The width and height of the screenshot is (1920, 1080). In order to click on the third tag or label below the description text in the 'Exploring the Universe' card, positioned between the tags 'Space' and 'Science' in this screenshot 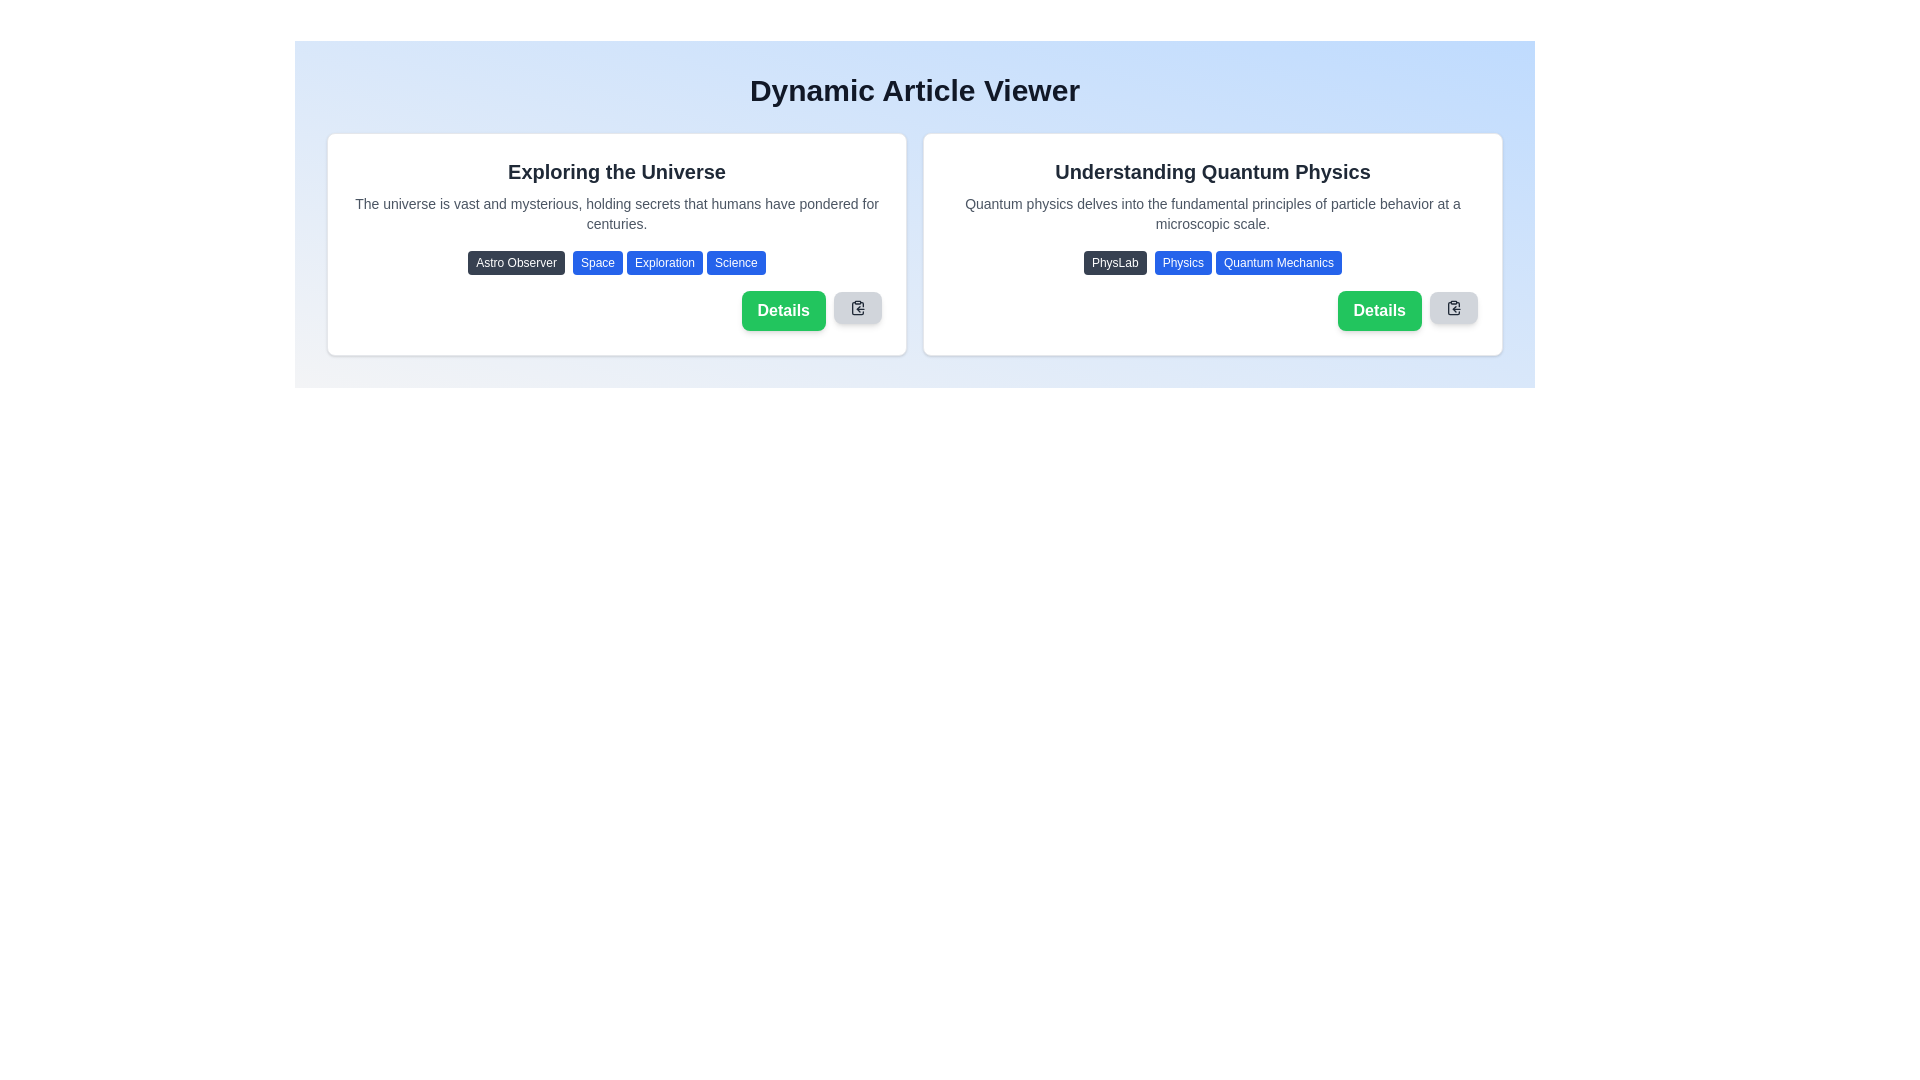, I will do `click(665, 261)`.